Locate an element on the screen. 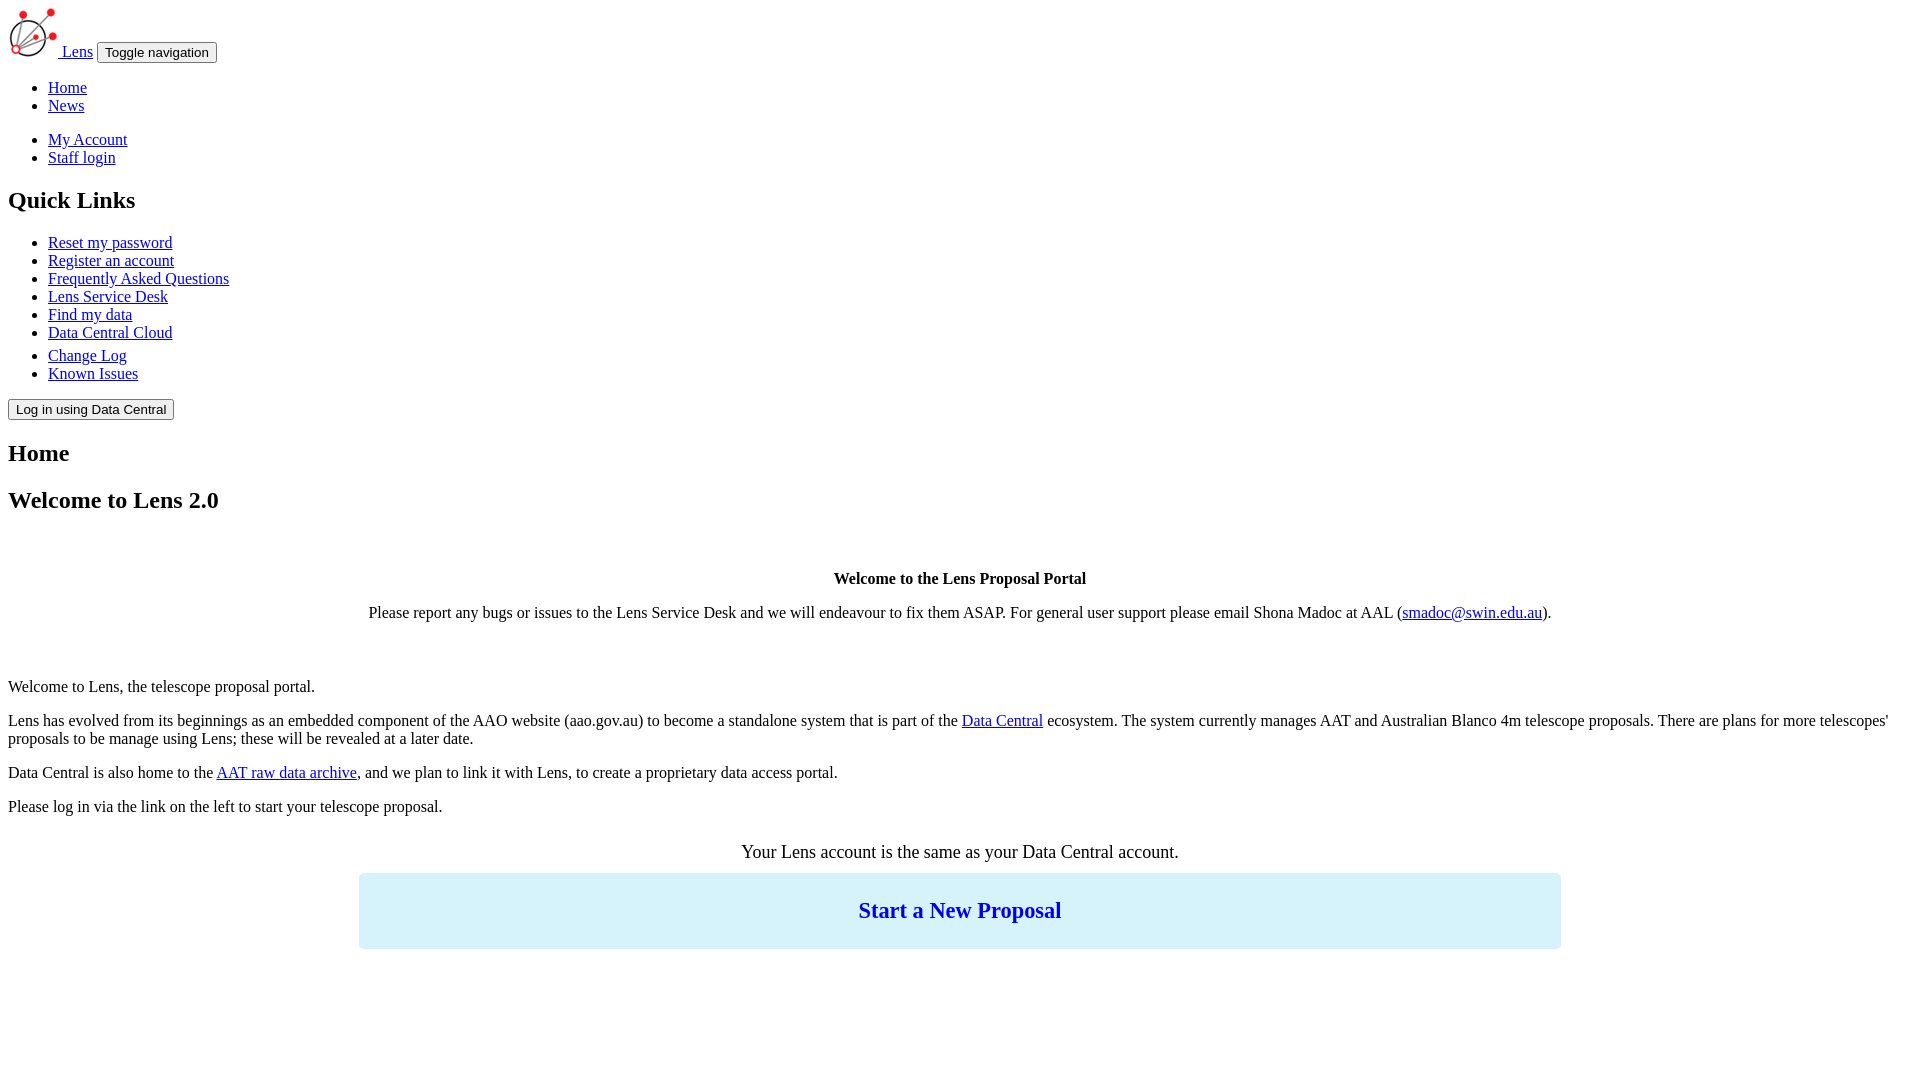  'Change Log' is located at coordinates (86, 354).